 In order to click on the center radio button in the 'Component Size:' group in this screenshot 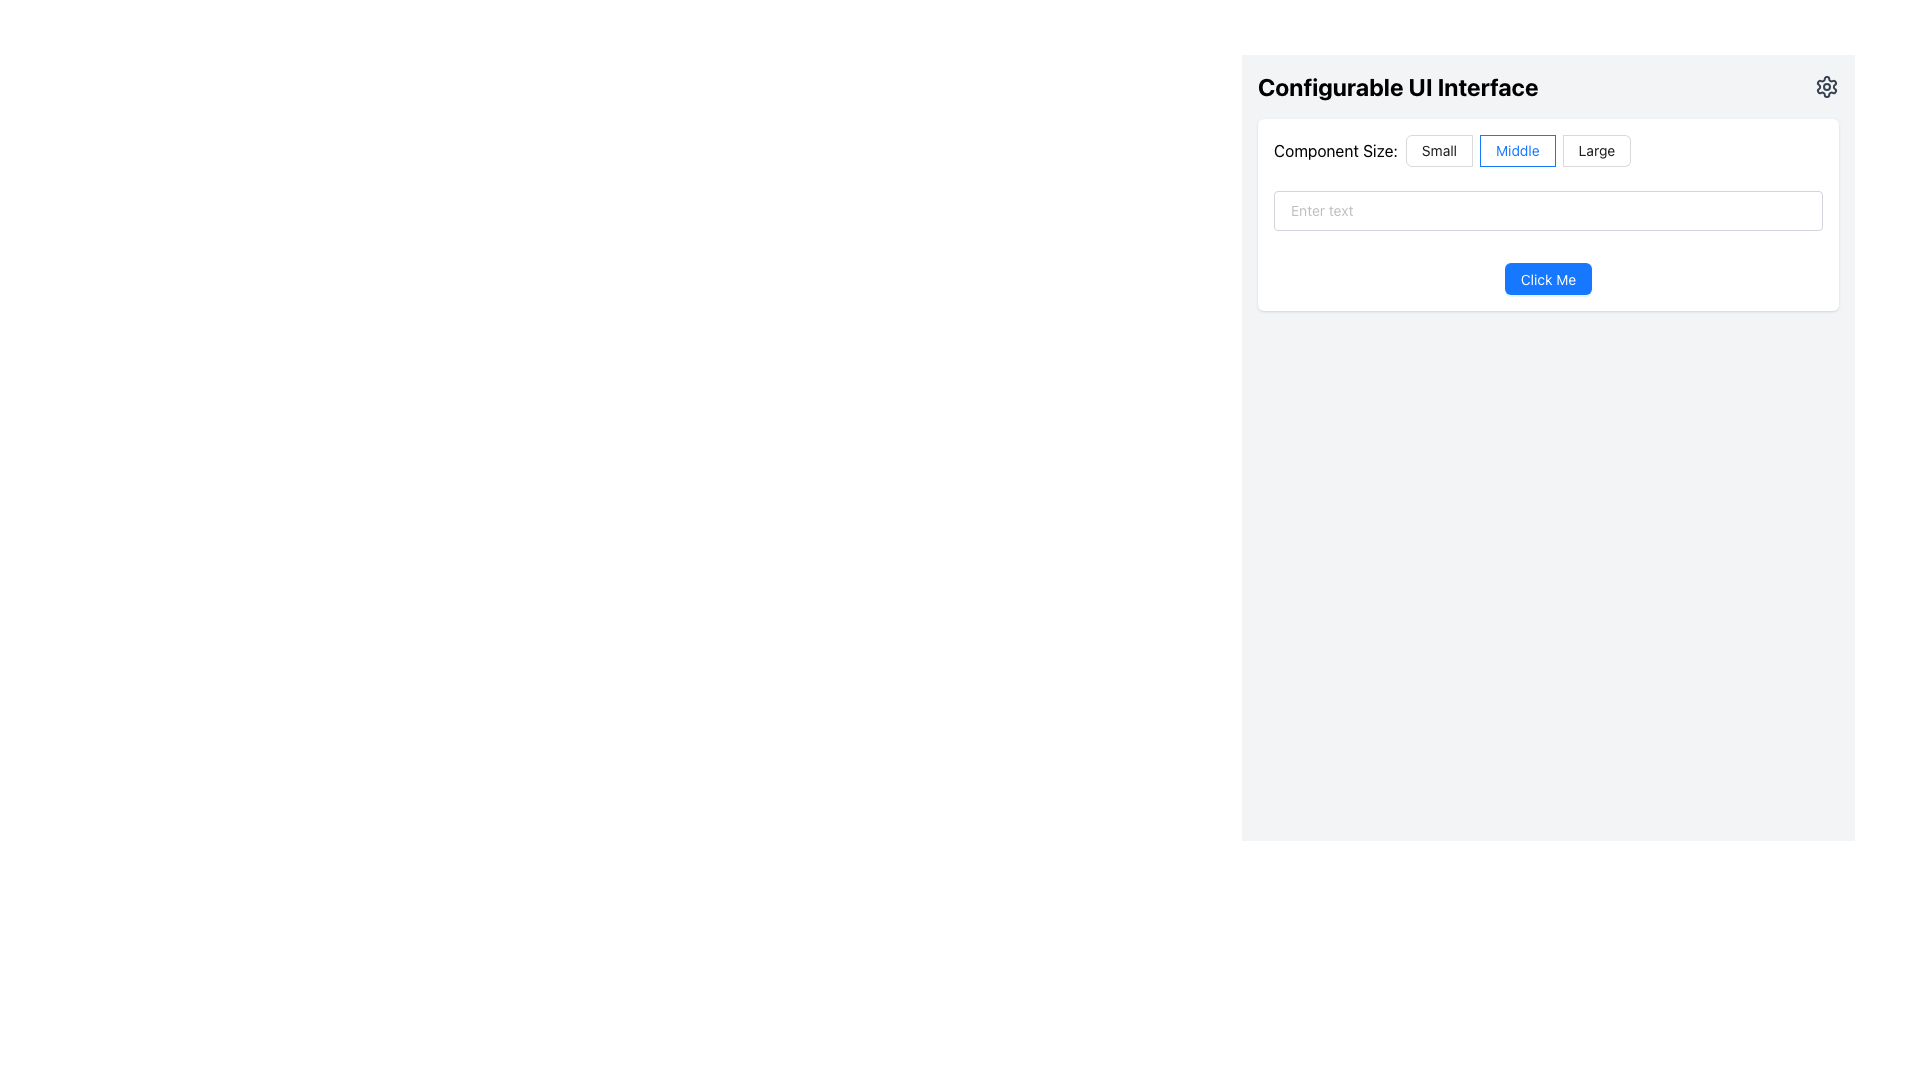, I will do `click(1518, 149)`.